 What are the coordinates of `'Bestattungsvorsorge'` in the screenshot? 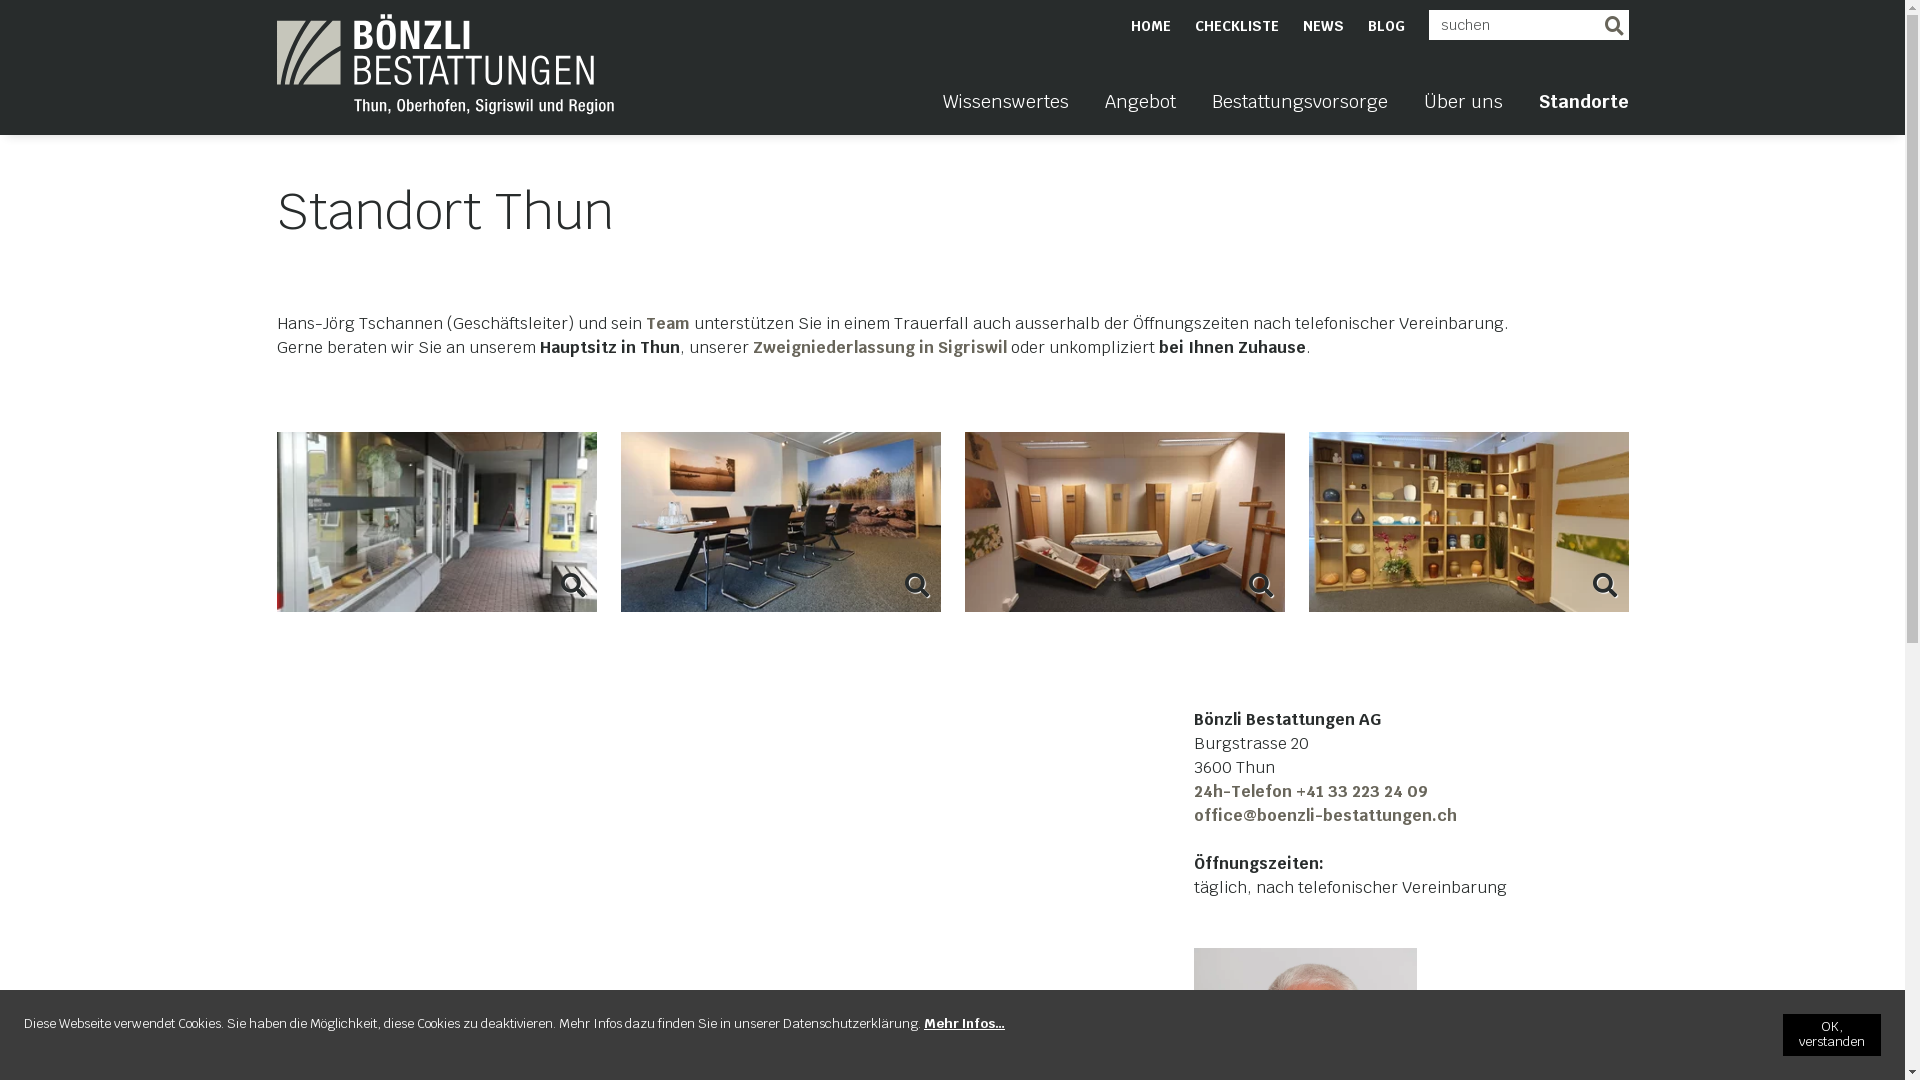 It's located at (1300, 112).